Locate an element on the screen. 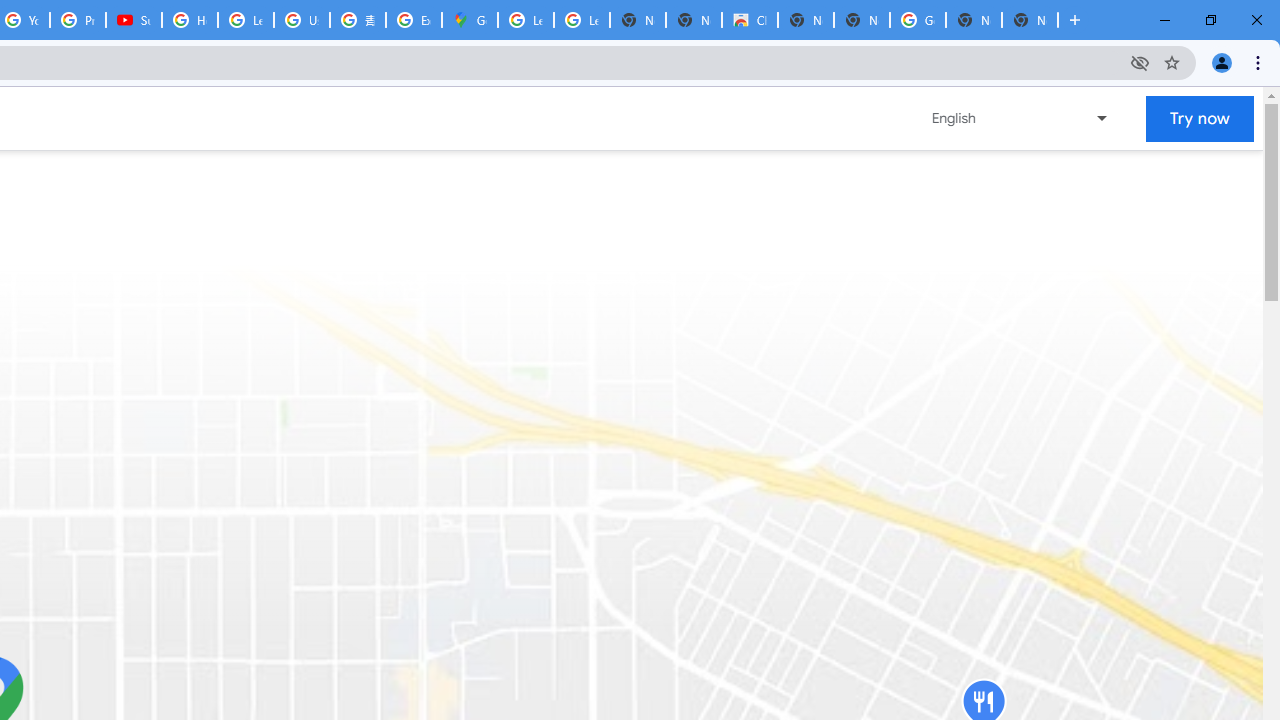  'Subscriptions - YouTube' is located at coordinates (133, 20).